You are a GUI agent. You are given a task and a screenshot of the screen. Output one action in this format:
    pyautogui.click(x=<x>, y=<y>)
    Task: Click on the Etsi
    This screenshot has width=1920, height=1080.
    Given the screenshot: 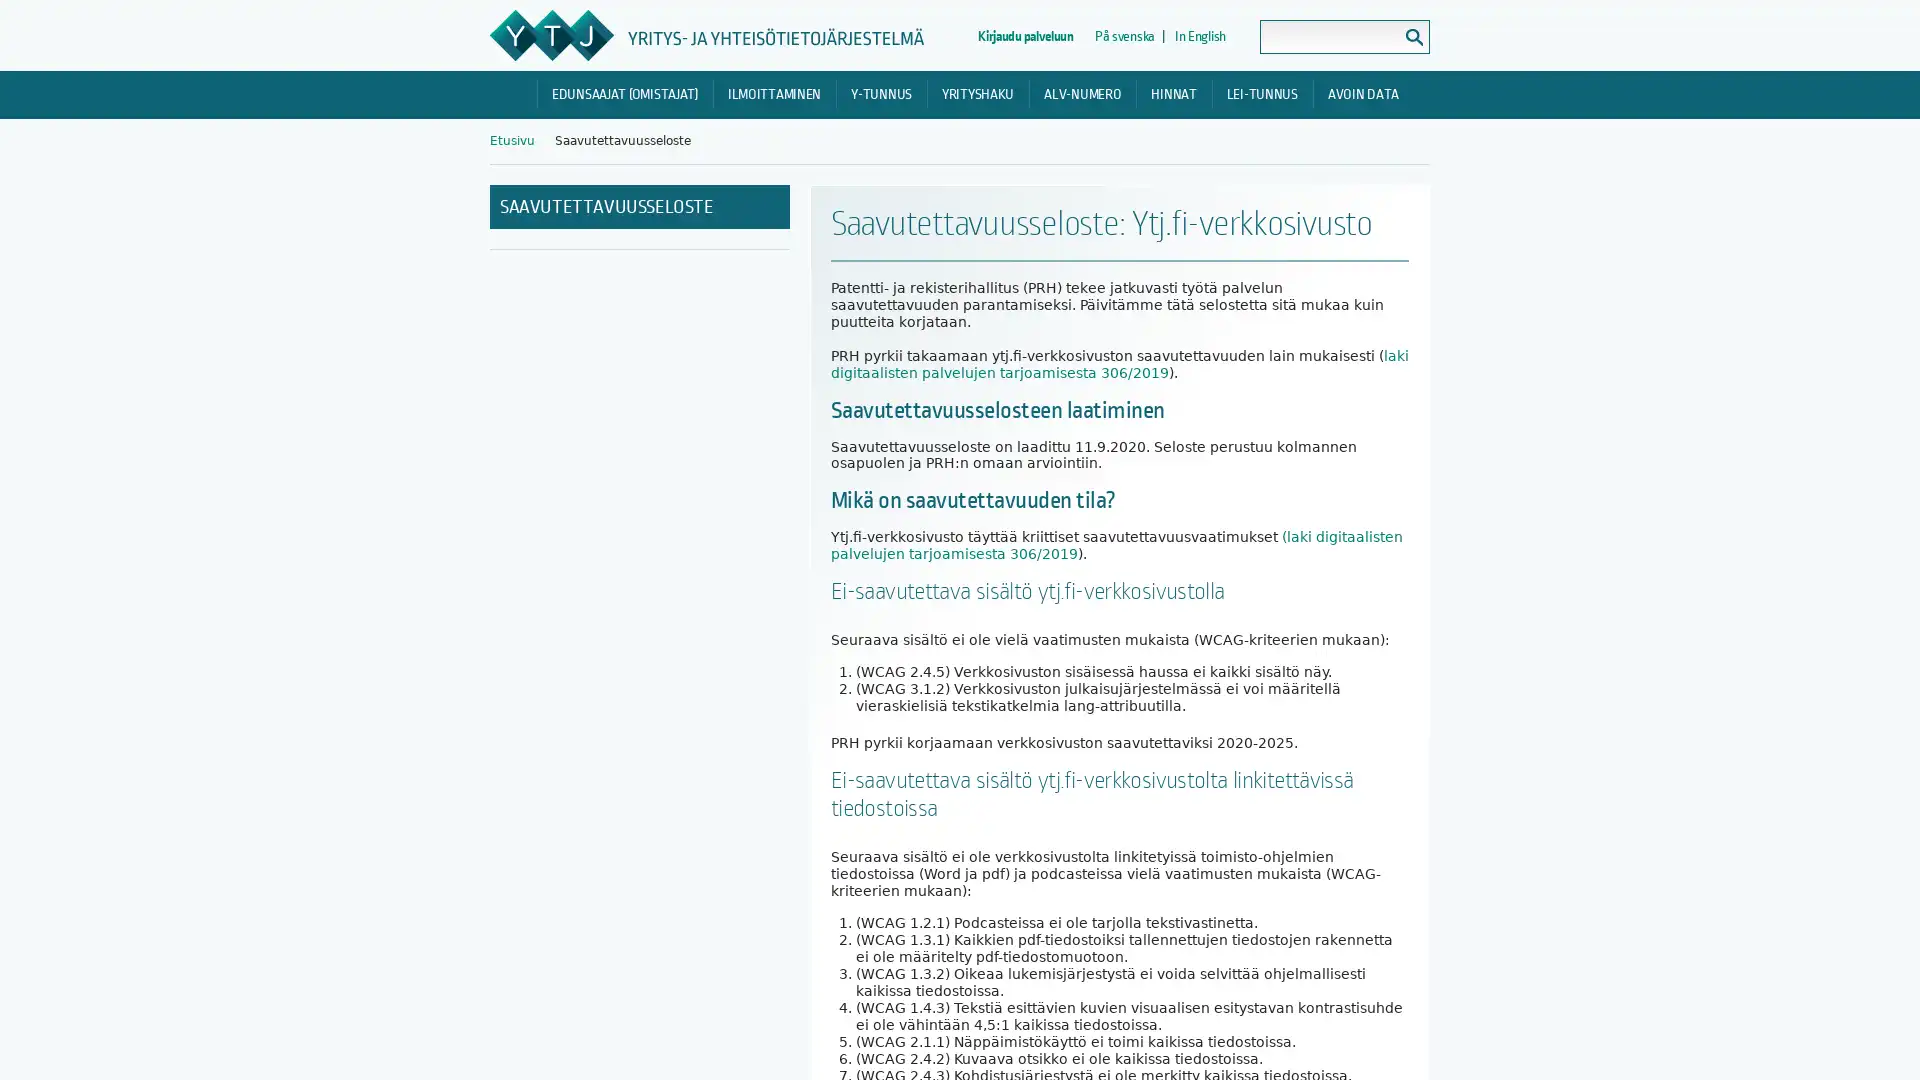 What is the action you would take?
    pyautogui.click(x=1413, y=37)
    